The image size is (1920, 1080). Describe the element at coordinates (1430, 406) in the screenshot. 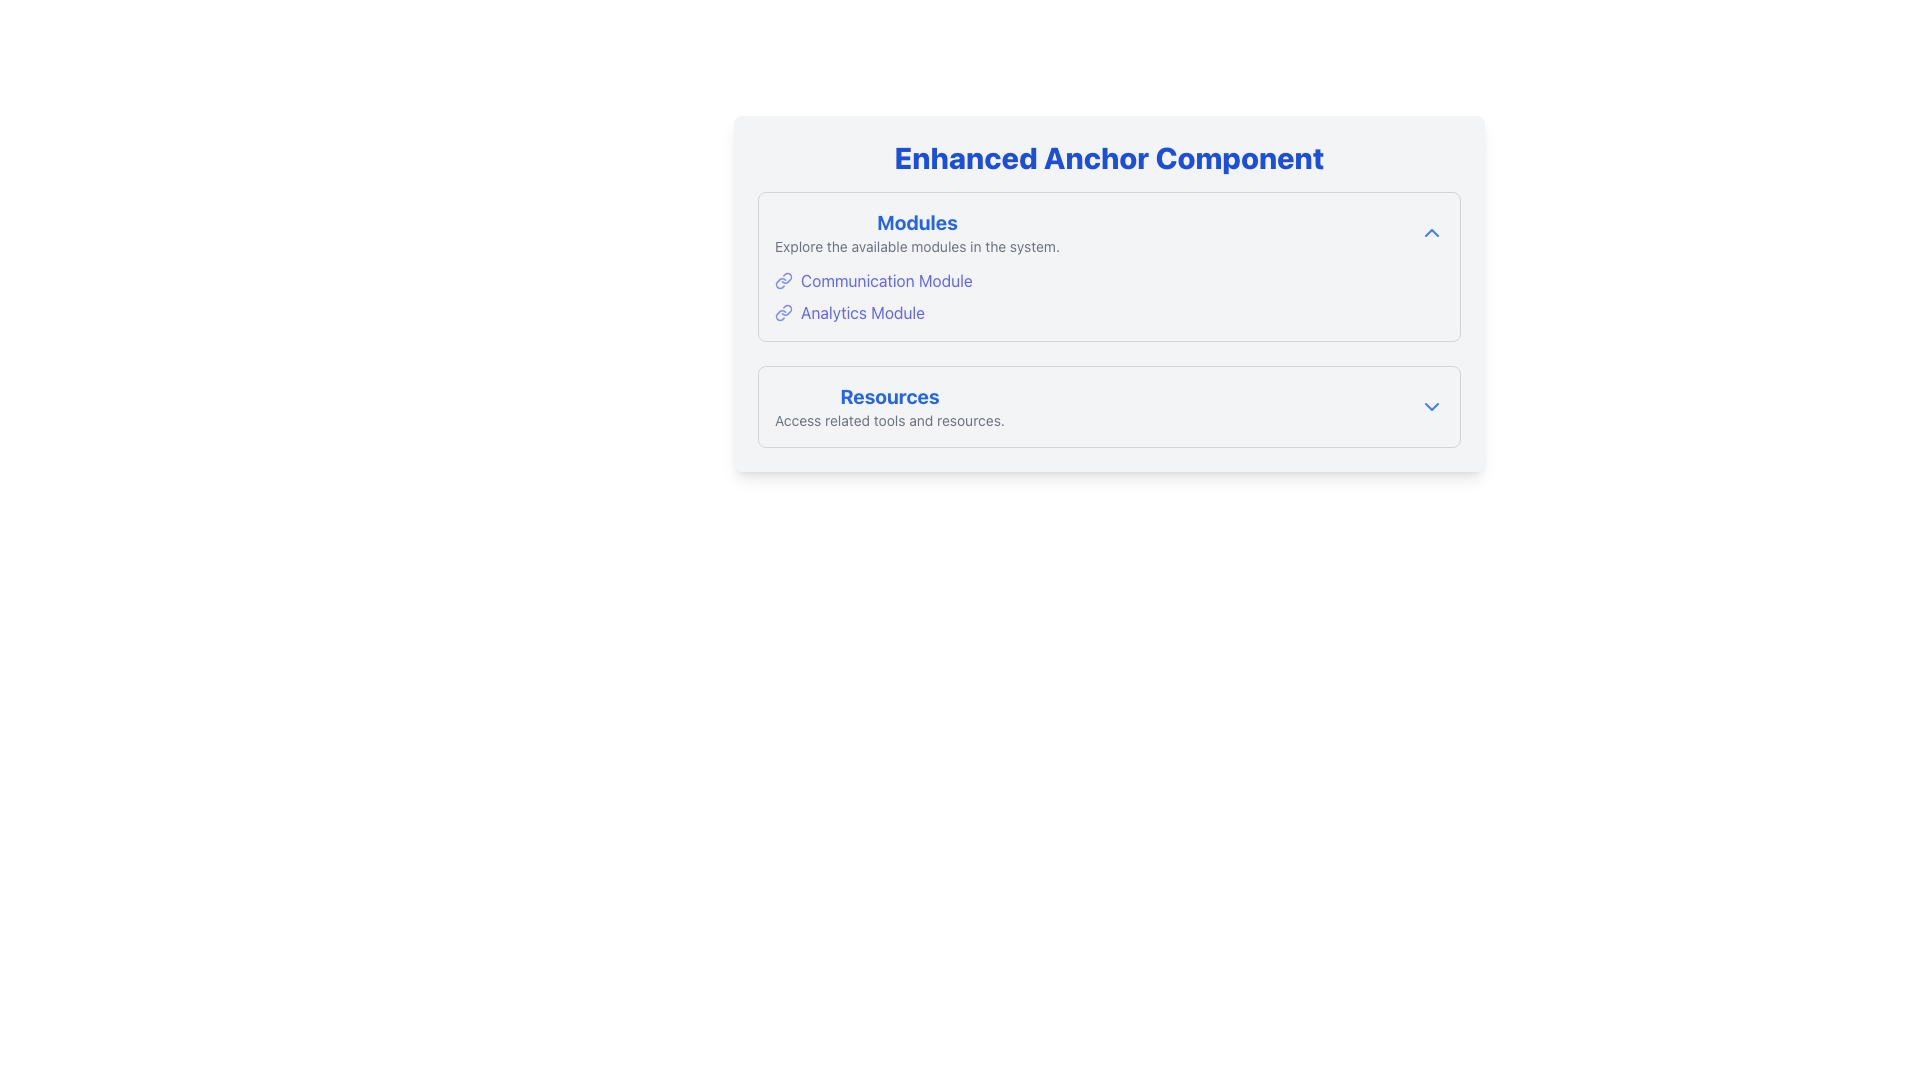

I see `the downward-pointing chevron icon styled in blue located at the far-right of the 'Resources' section header` at that location.